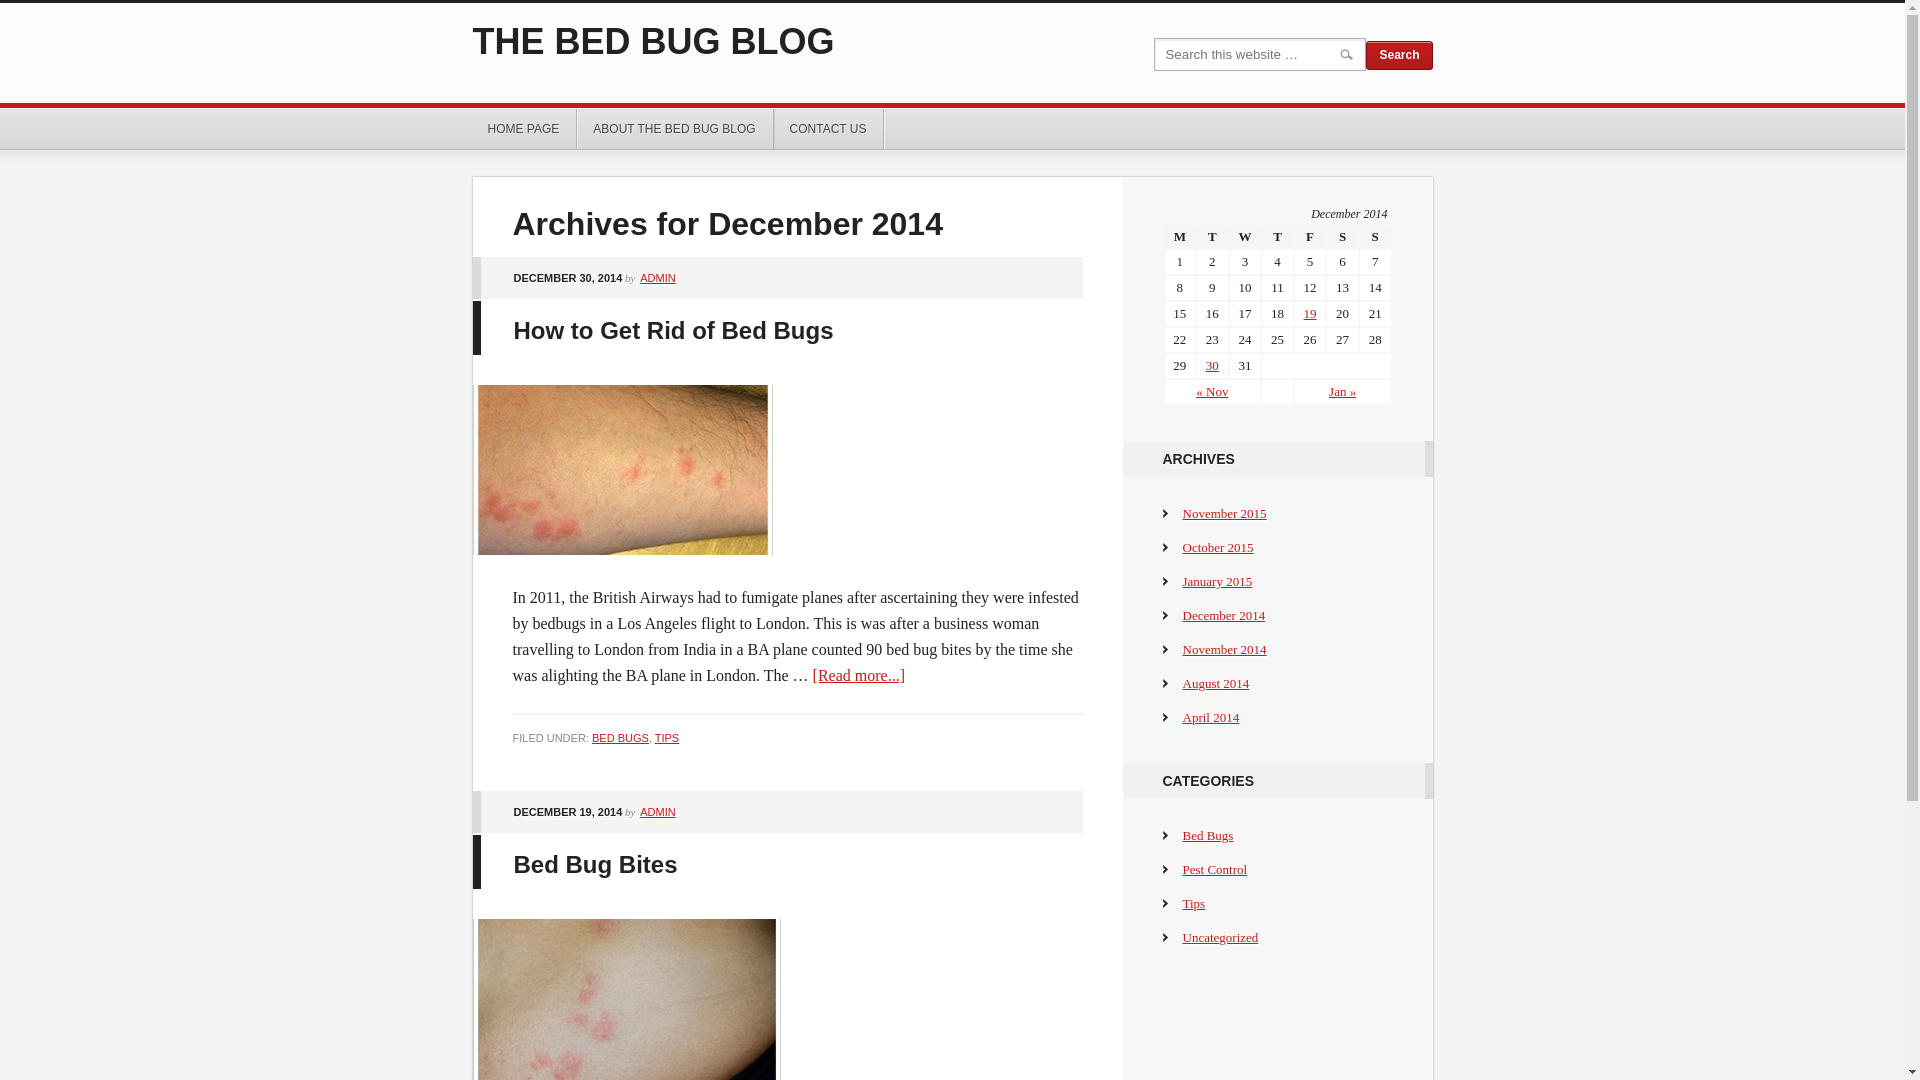 The image size is (1920, 1080). I want to click on 'CONTACT US', so click(829, 128).